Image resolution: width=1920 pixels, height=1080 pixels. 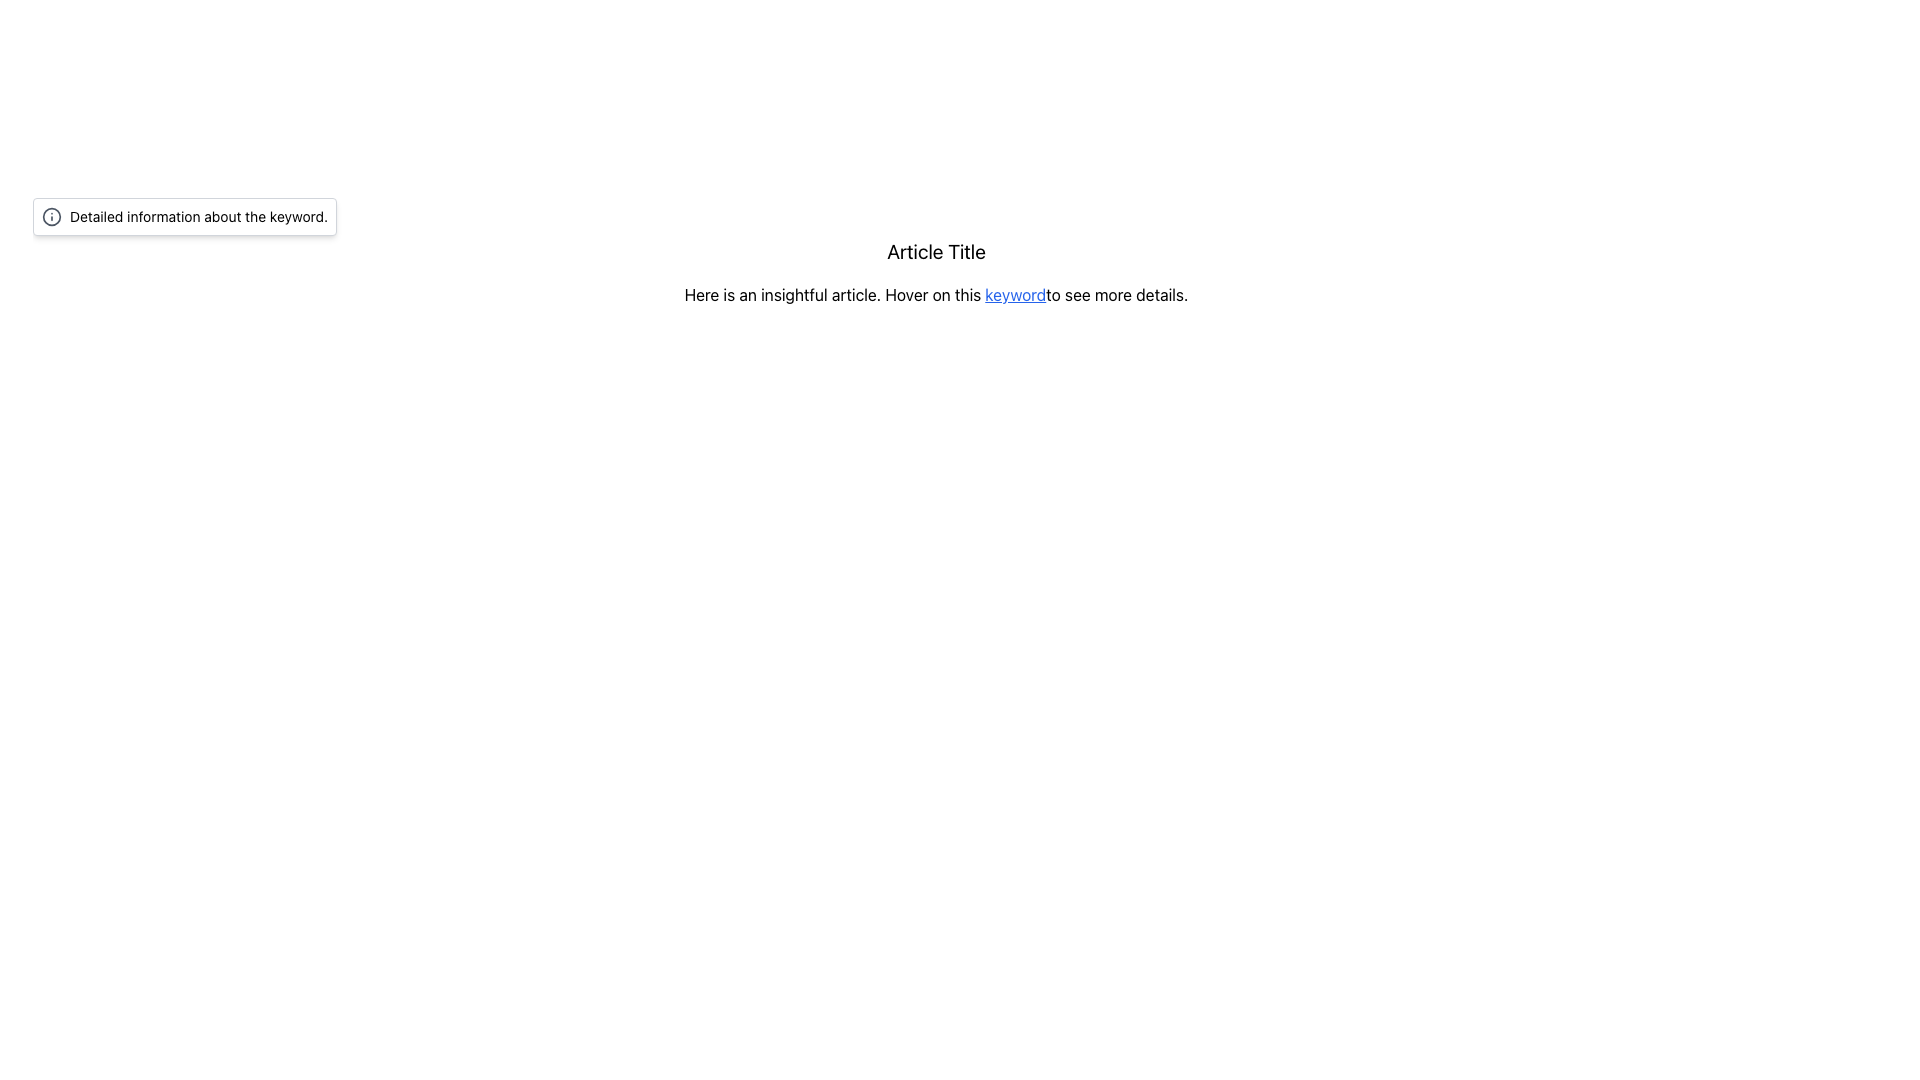 I want to click on the supplementary explanatory text element located near an informational icon, so click(x=199, y=216).